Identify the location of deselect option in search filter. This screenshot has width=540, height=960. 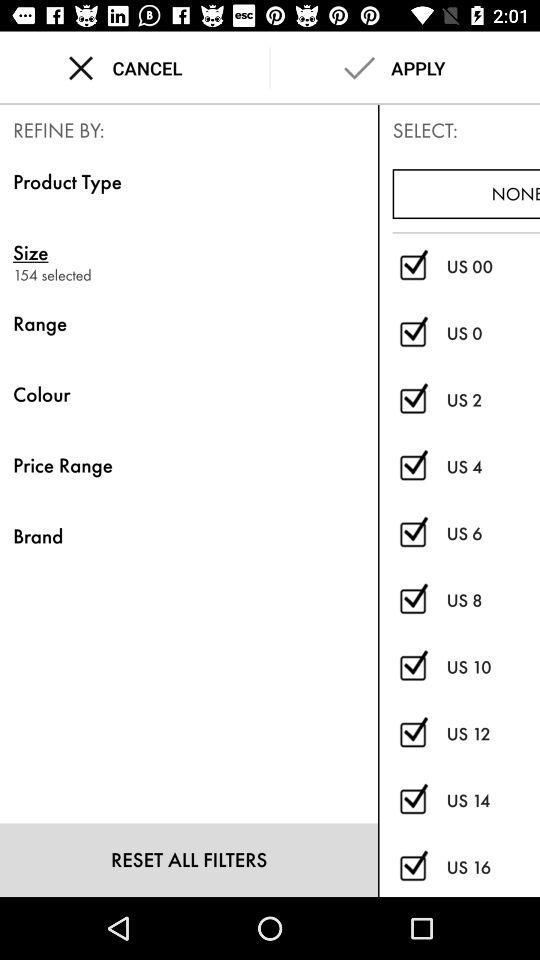
(412, 801).